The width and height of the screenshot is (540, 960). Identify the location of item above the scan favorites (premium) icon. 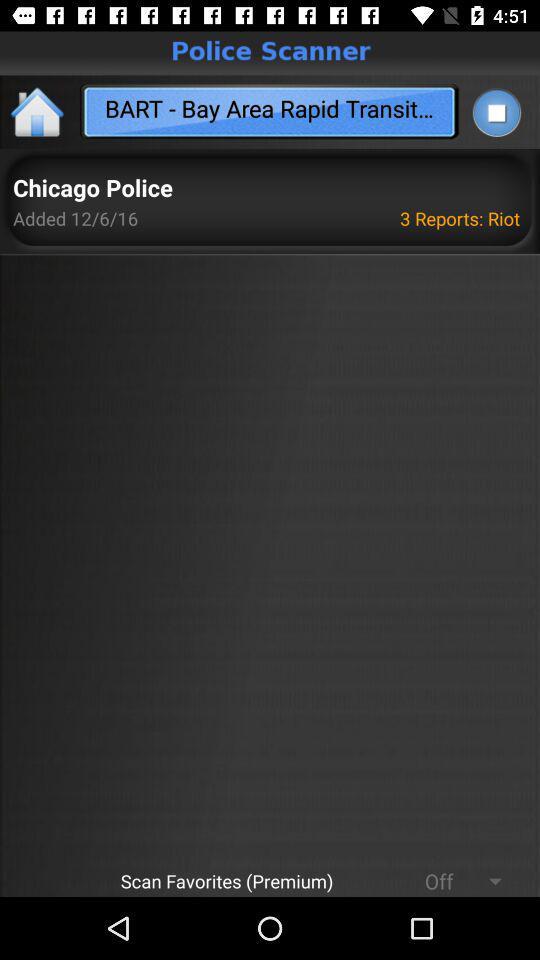
(74, 218).